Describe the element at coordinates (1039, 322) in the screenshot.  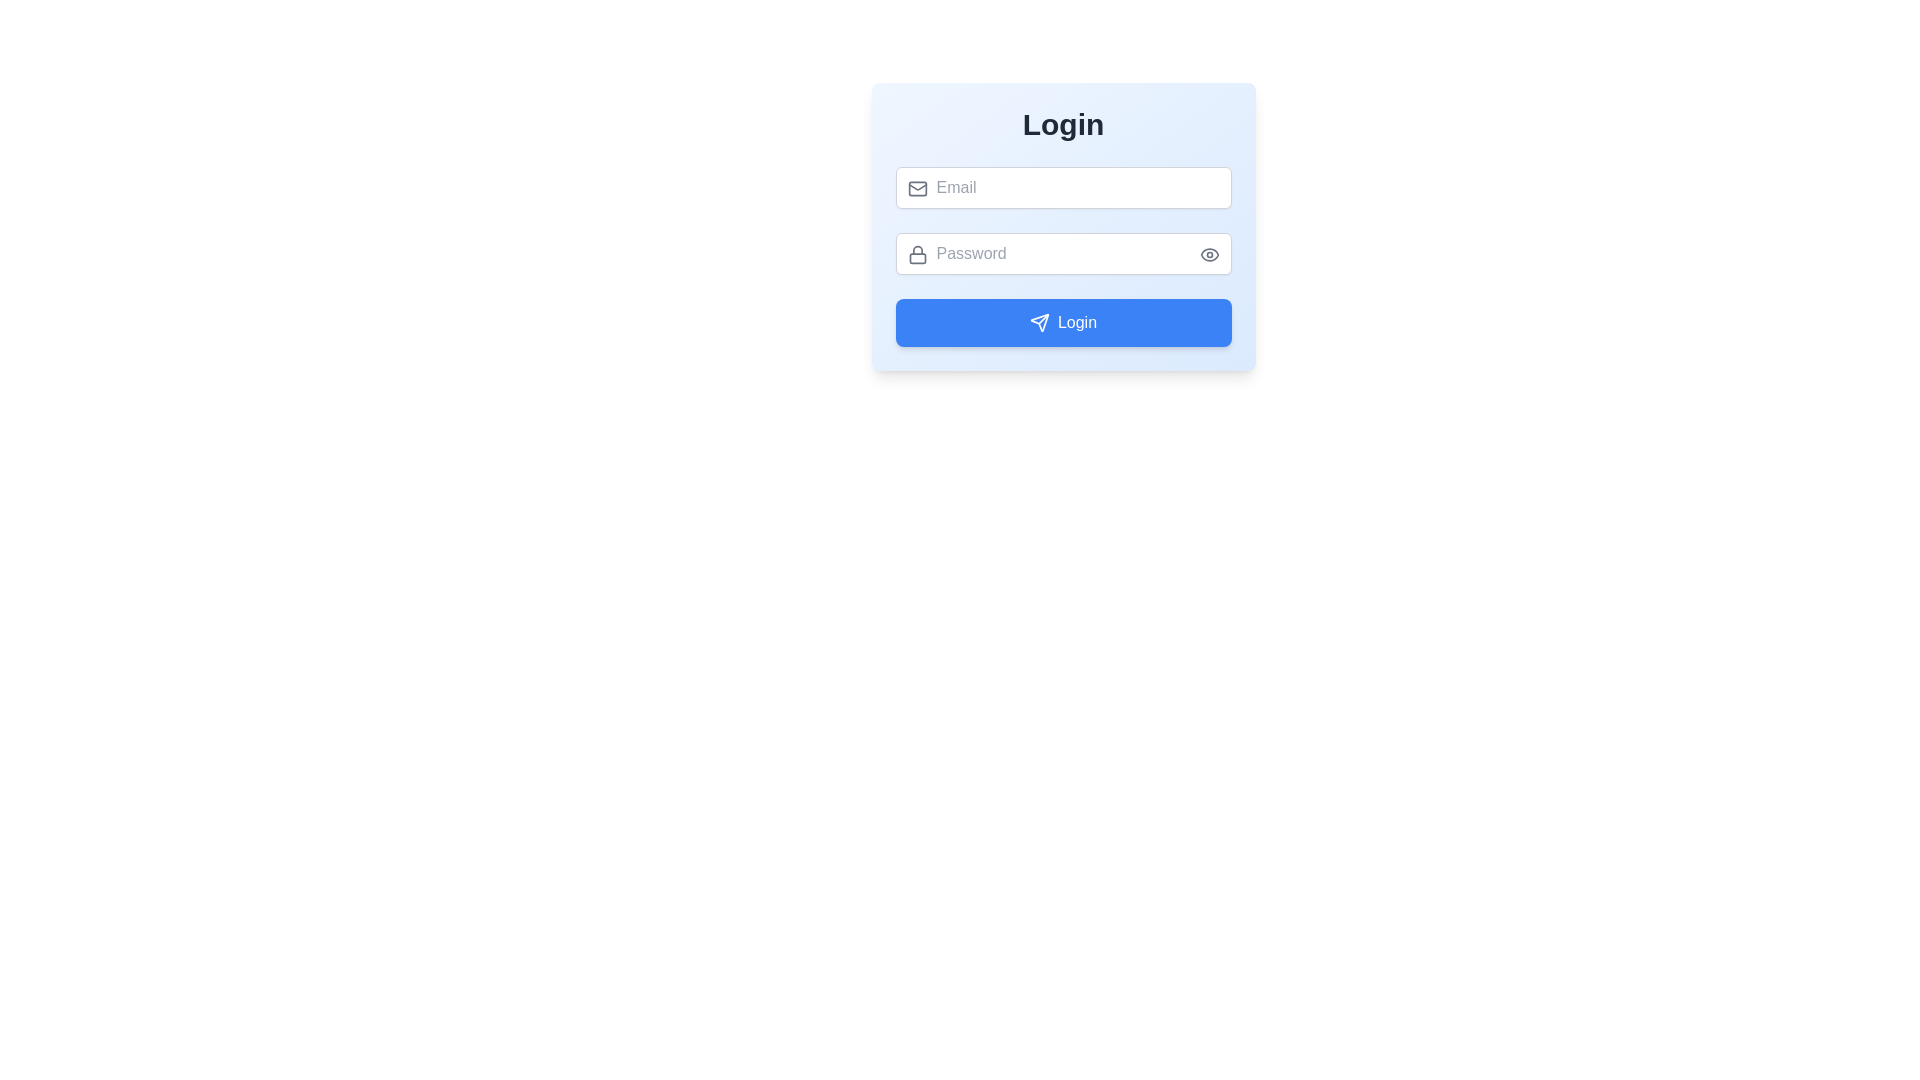
I see `the arrow-shaped icon resembling a paper airplane, located to the left of the text 'Login' within a blue button at the bottom of the login form to interact with the button` at that location.